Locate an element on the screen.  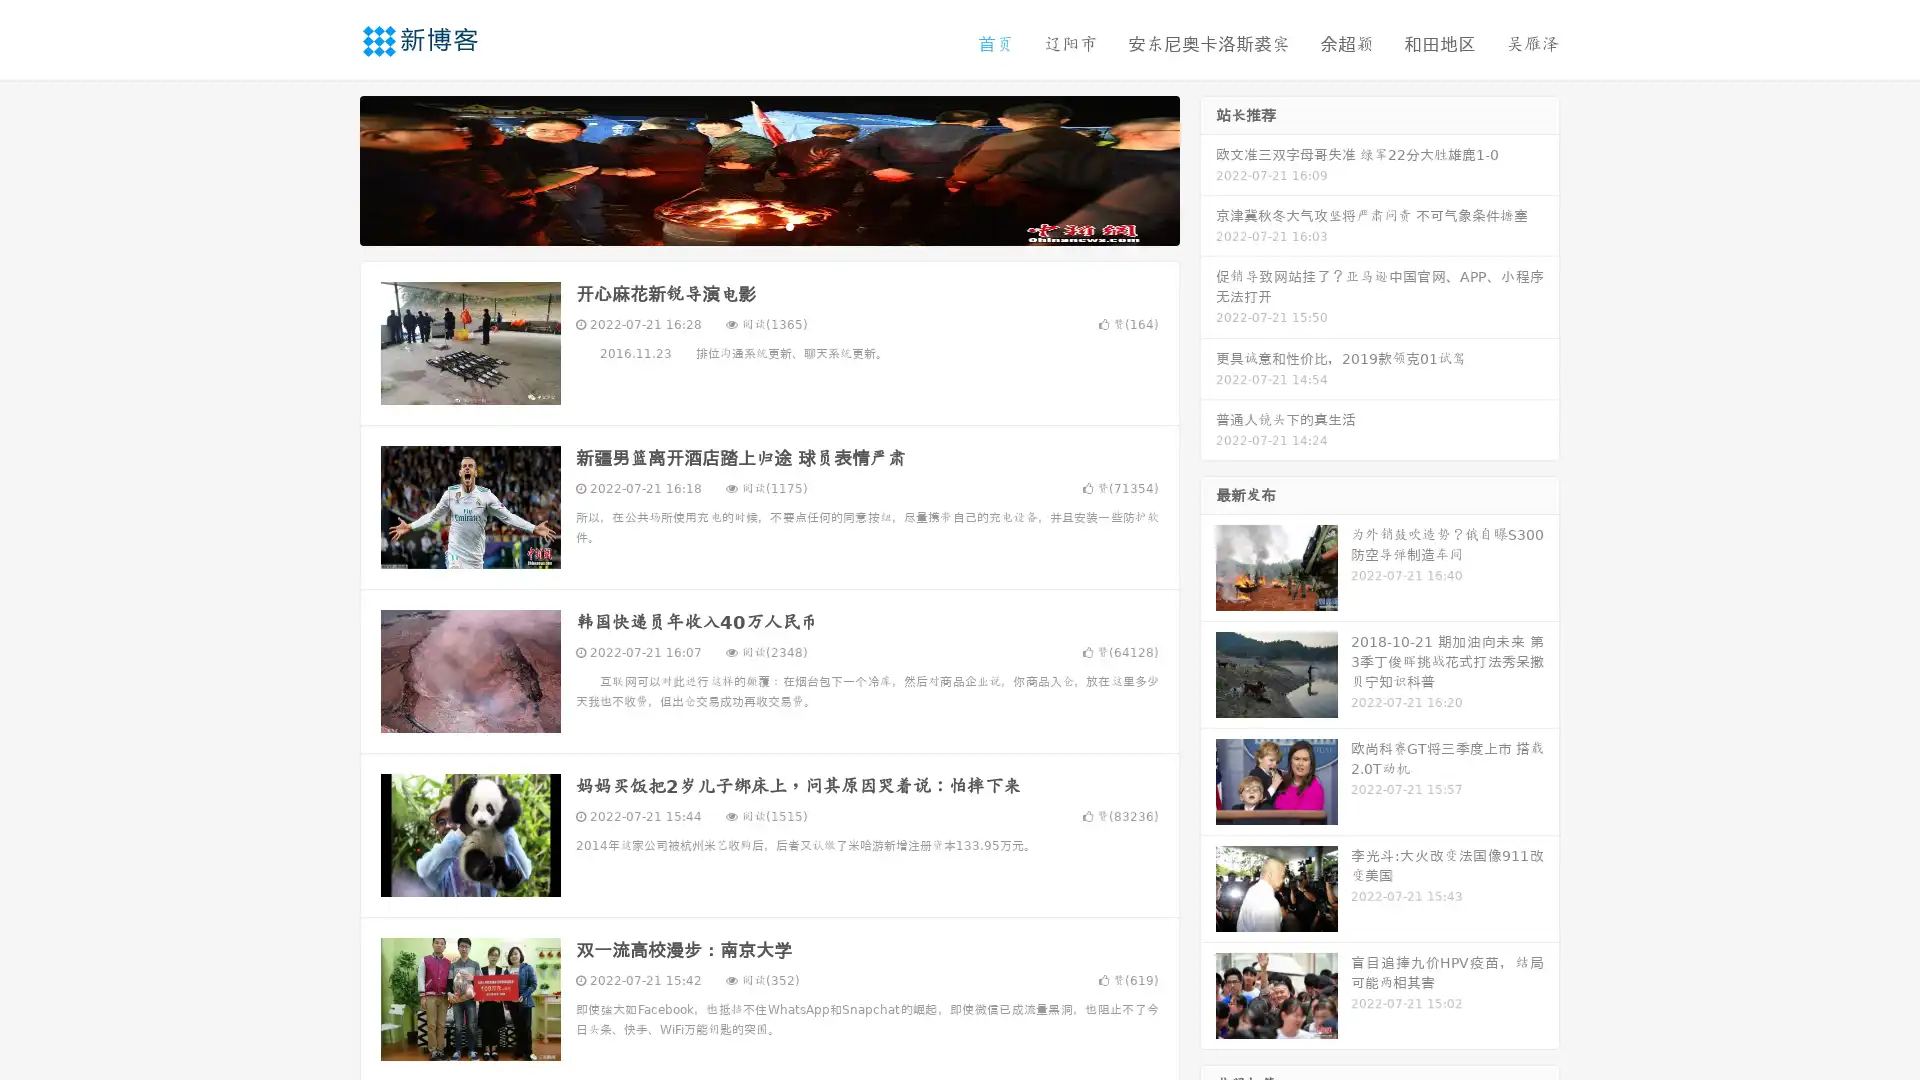
Go to slide 1 is located at coordinates (748, 225).